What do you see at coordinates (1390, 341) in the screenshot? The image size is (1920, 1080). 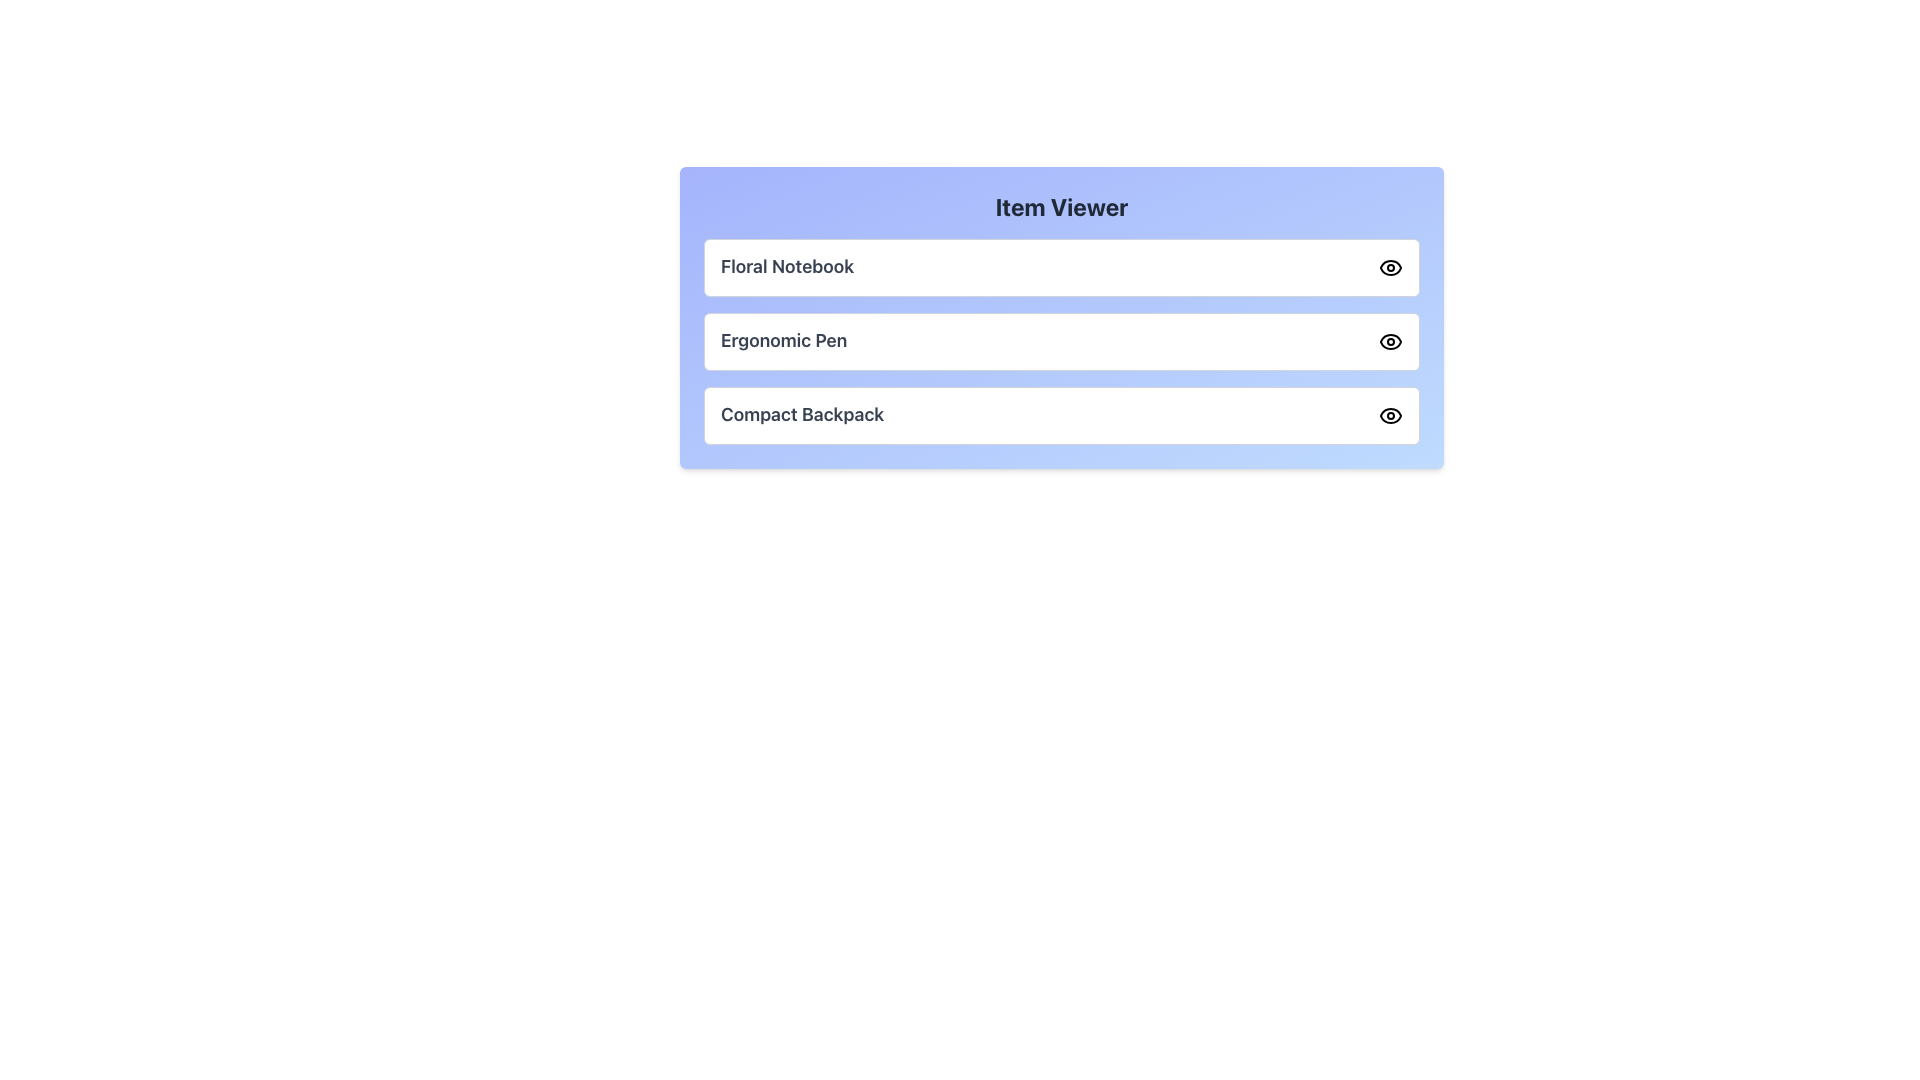 I see `the eye-shaped icon button at the right end of the 'Ergonomic Pen' row` at bounding box center [1390, 341].